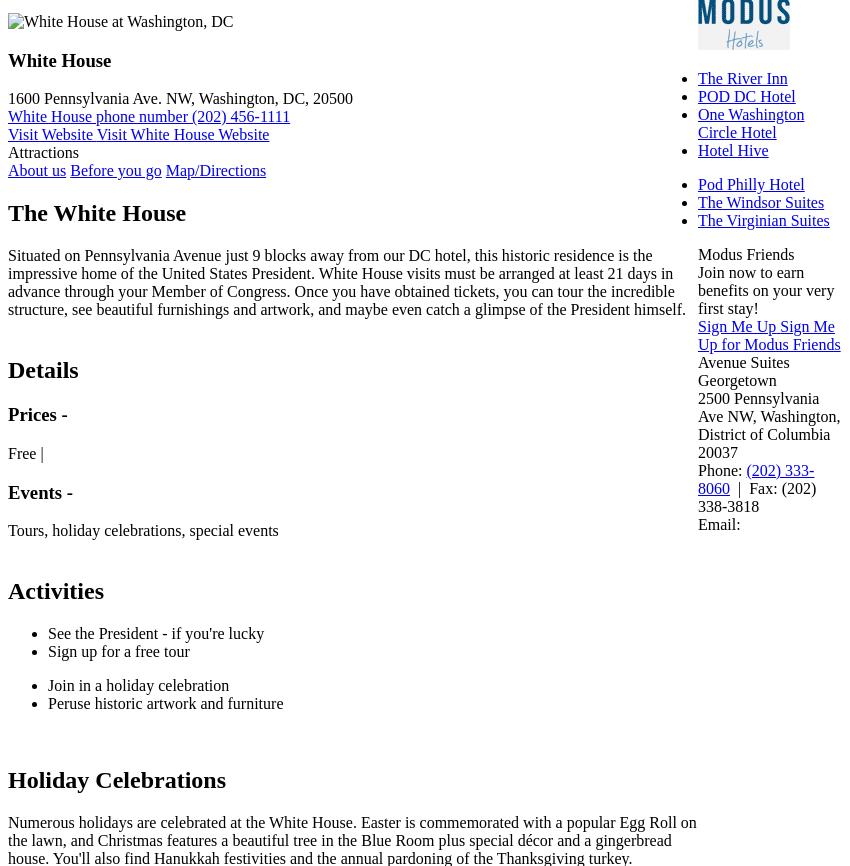  I want to click on '|  Fax:', so click(729, 488).